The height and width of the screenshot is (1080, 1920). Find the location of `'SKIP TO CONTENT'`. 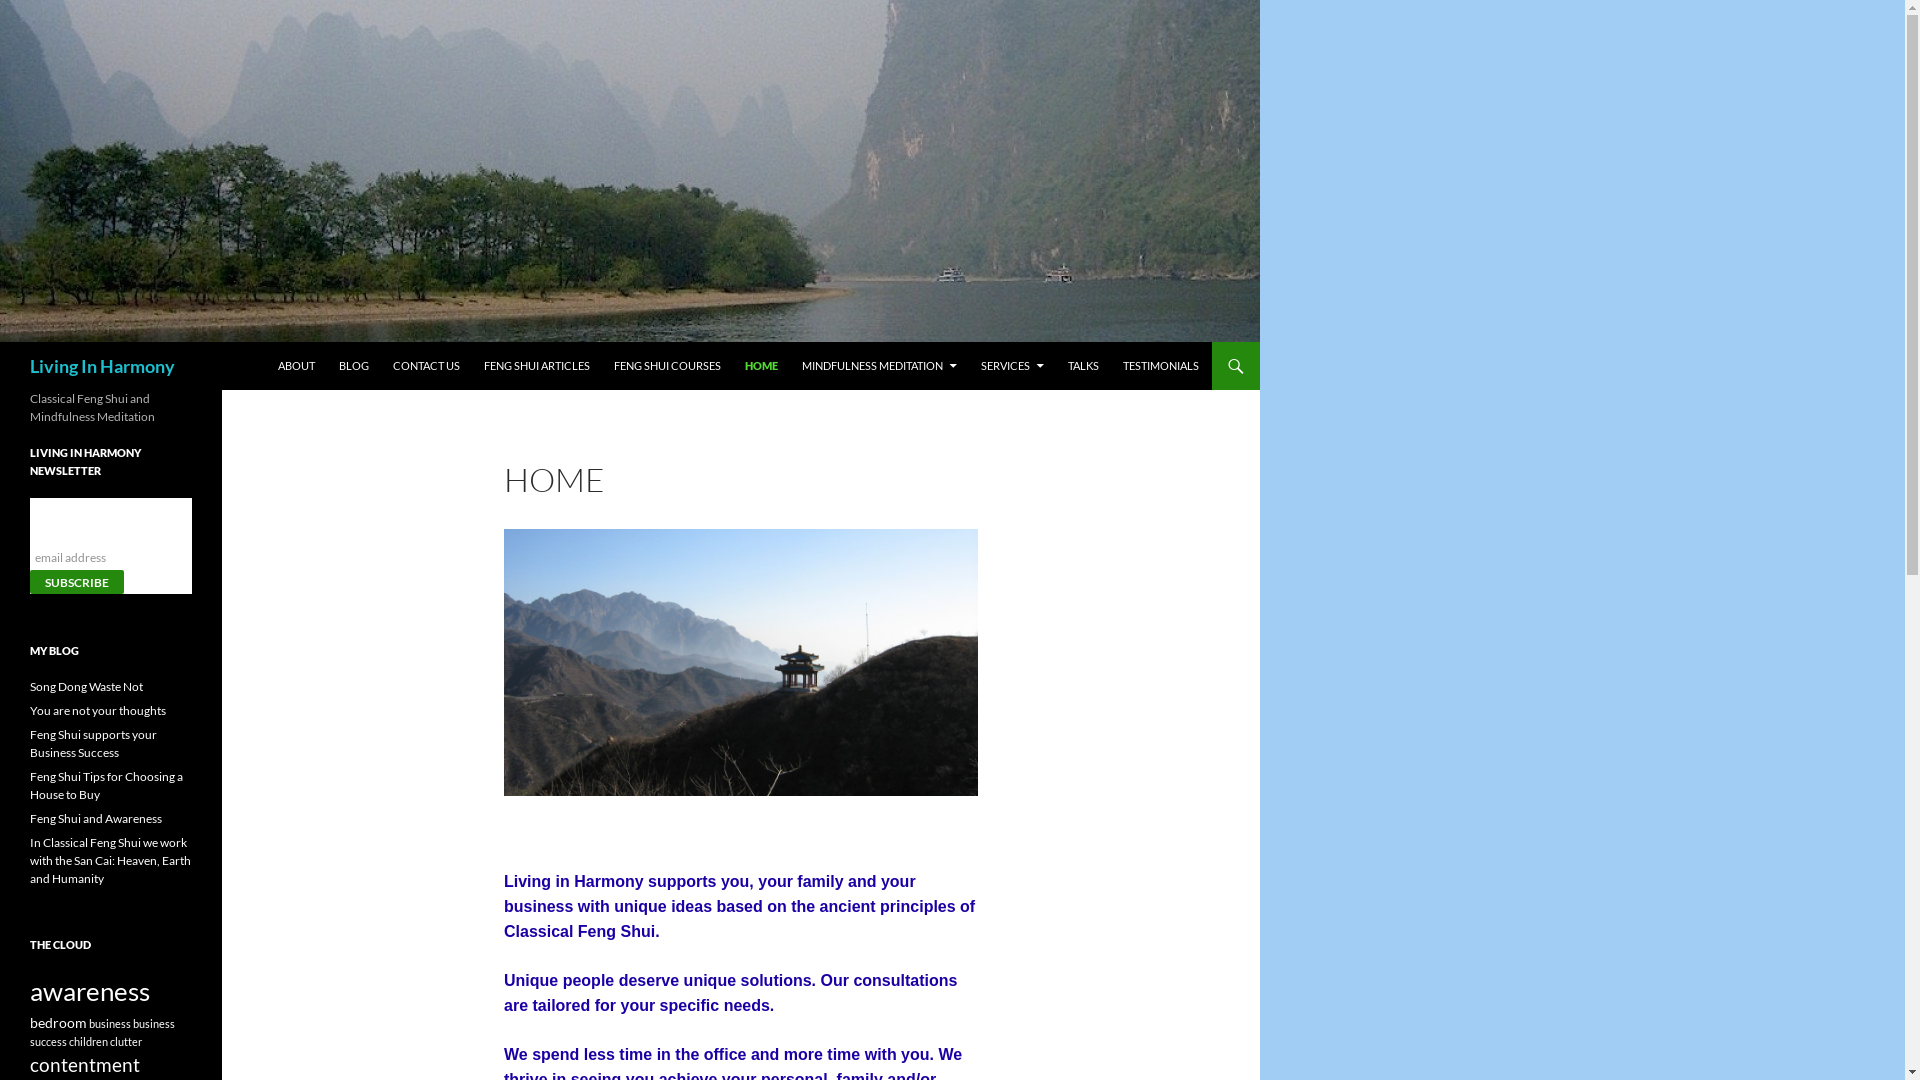

'SKIP TO CONTENT' is located at coordinates (324, 349).